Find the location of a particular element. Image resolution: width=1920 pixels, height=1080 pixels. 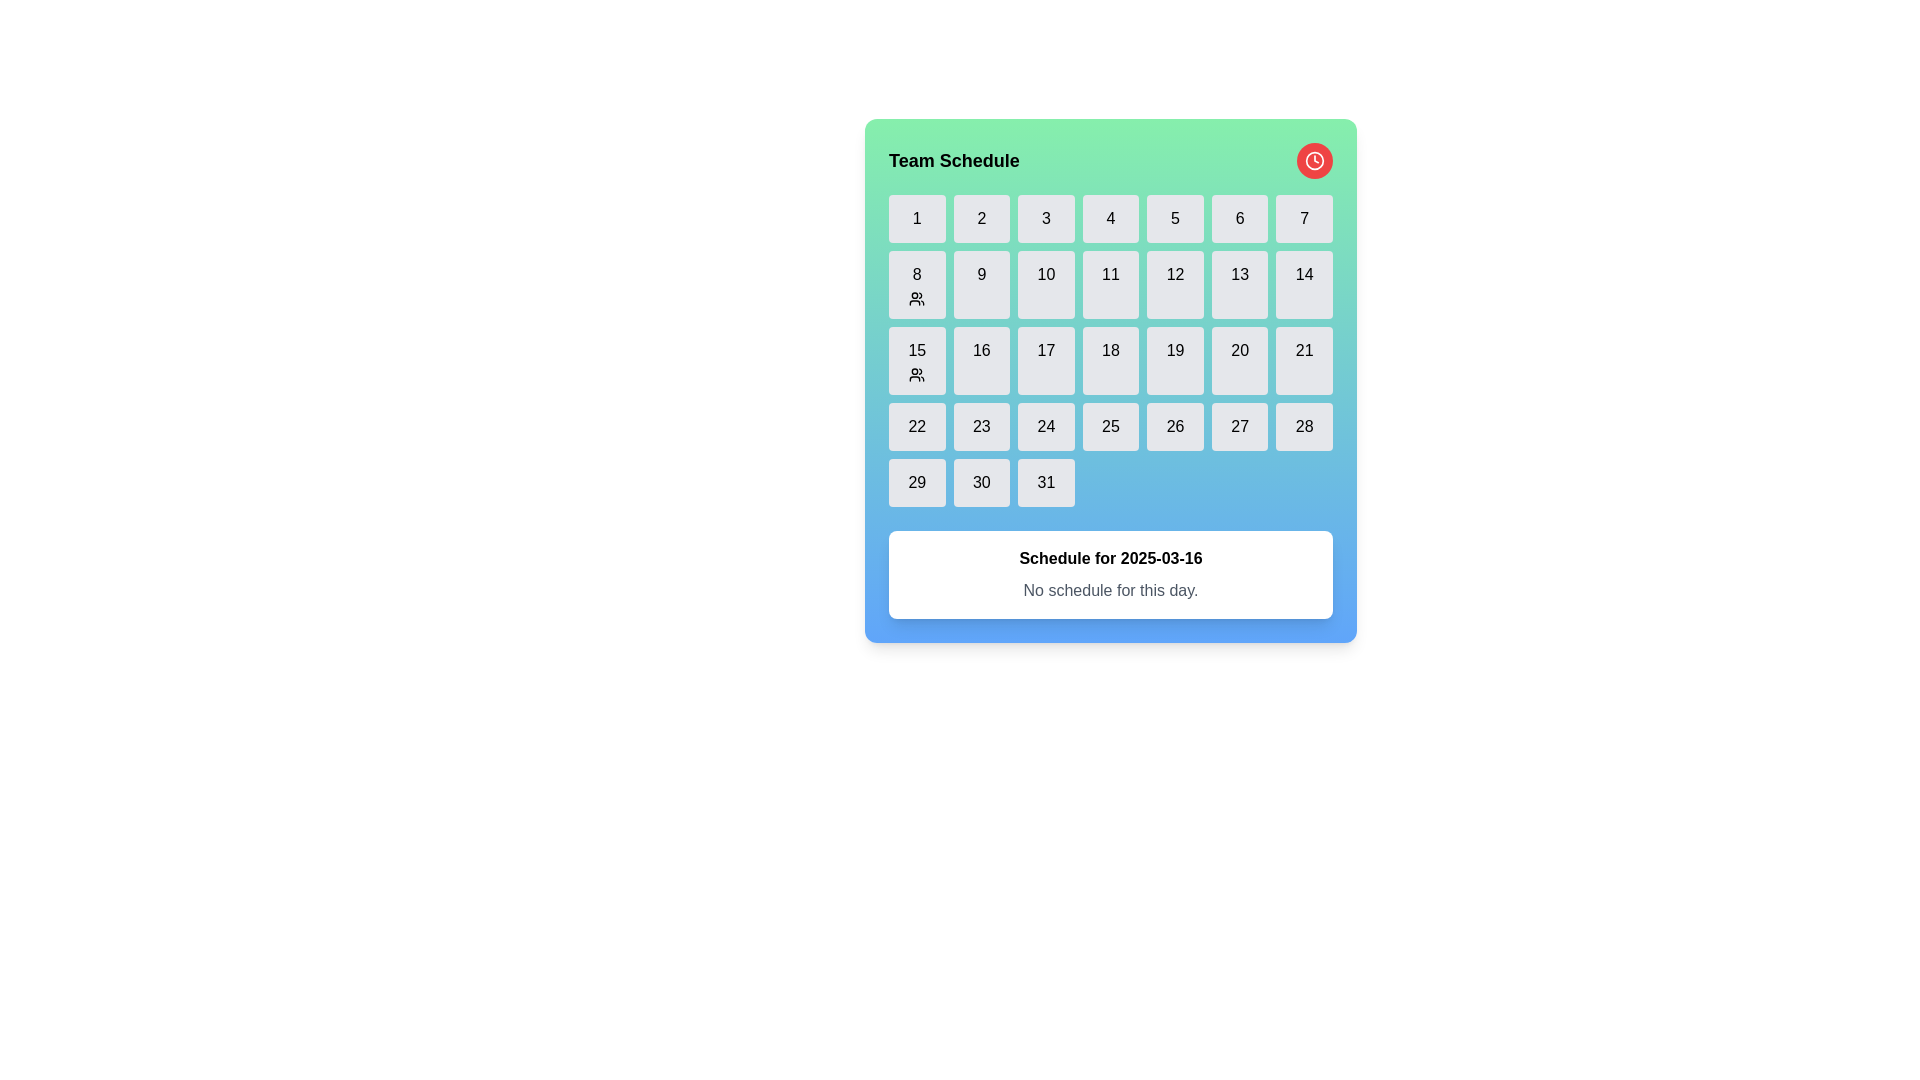

the date selection button located in the fourth row and seventh column of the calendar interface is located at coordinates (1304, 285).